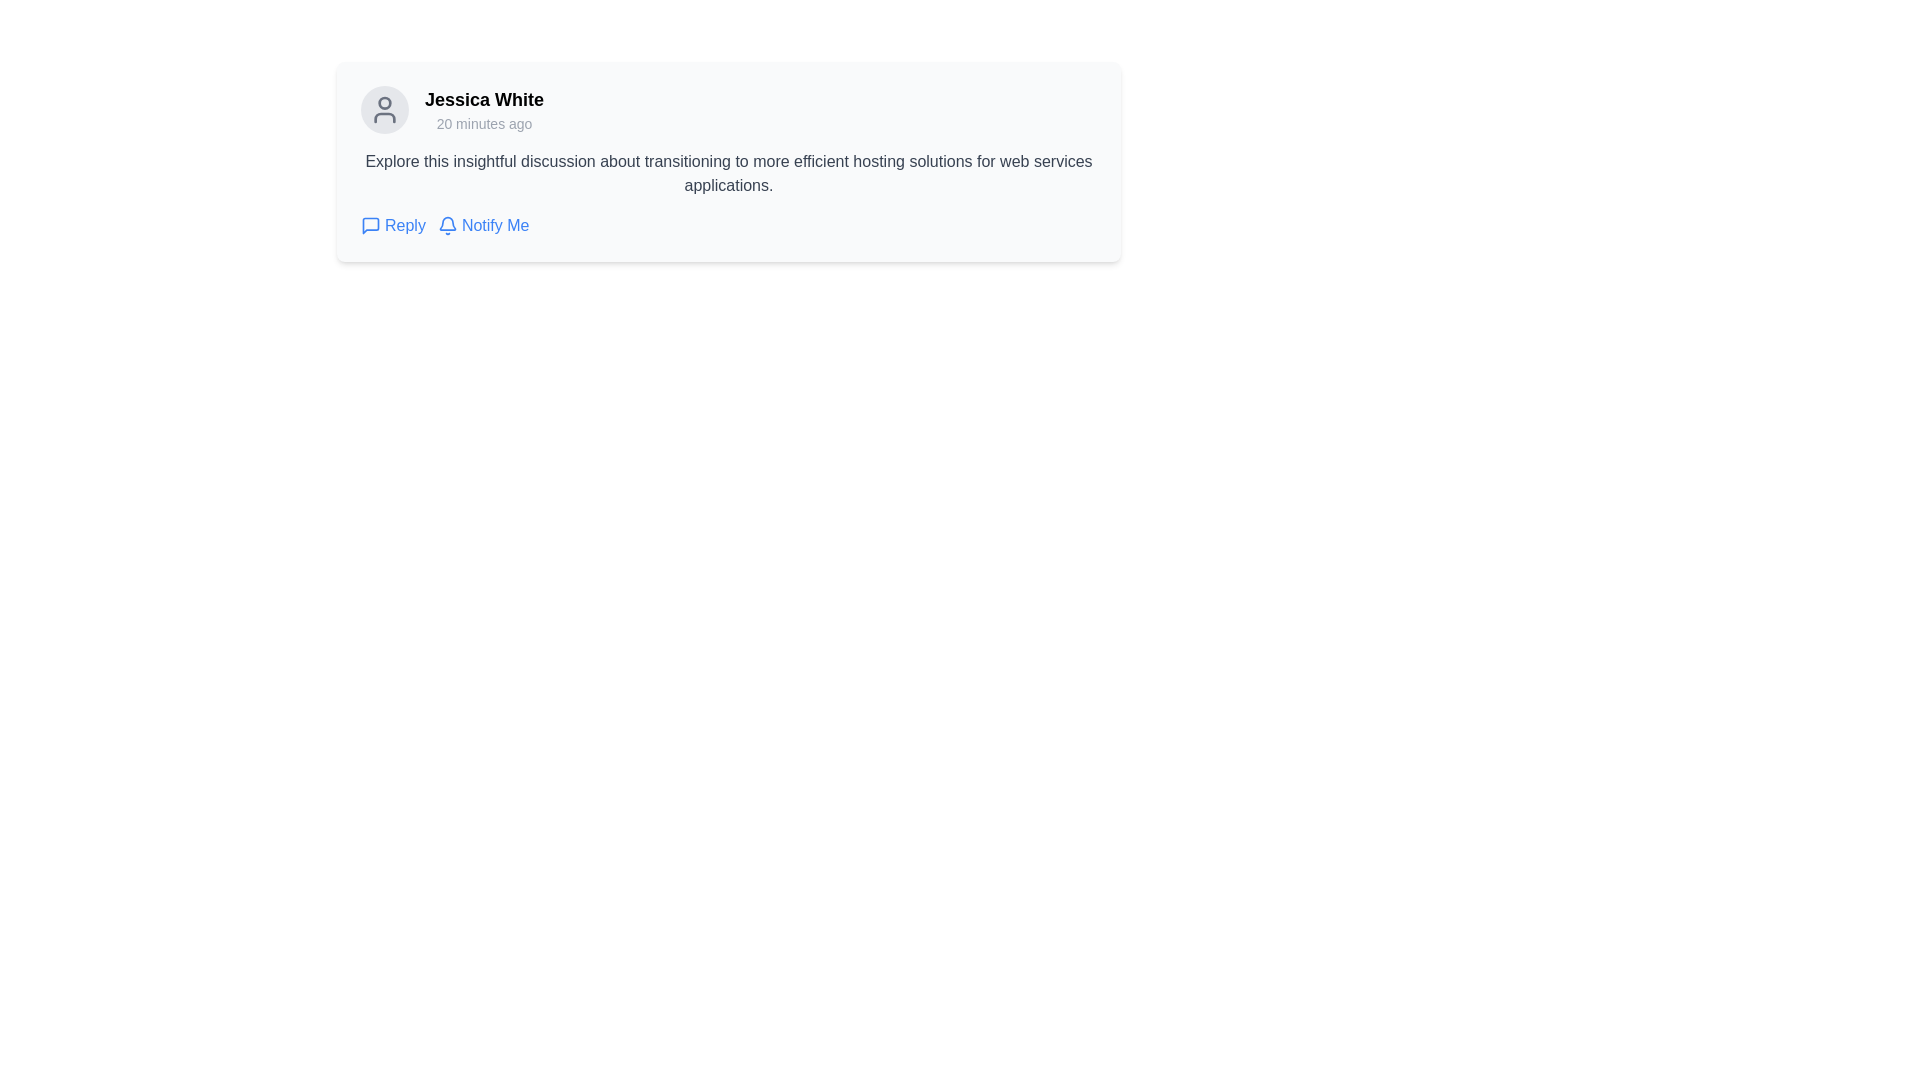  I want to click on the circular profile image icon with a light-gray background that contains a user SVG illustration, so click(384, 110).